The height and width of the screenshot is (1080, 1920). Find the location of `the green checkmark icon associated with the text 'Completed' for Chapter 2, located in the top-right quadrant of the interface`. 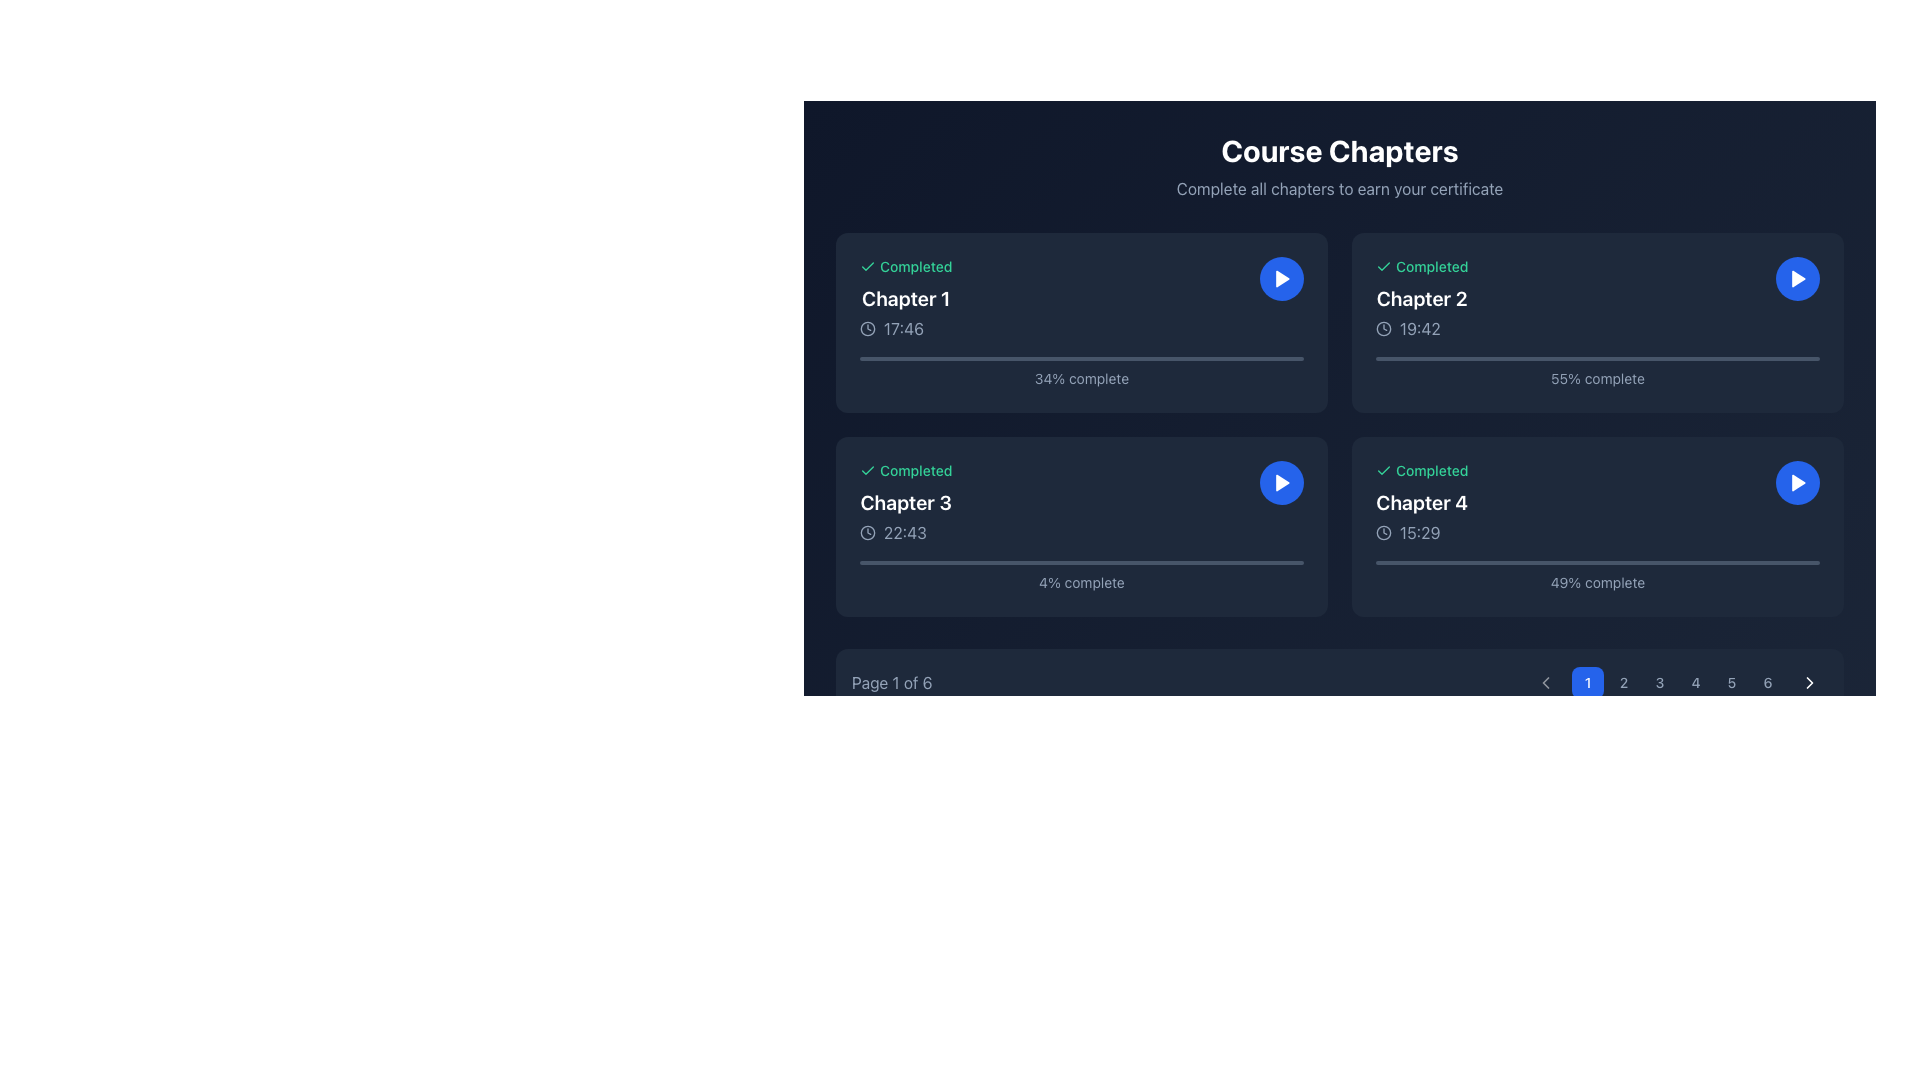

the green checkmark icon associated with the text 'Completed' for Chapter 2, located in the top-right quadrant of the interface is located at coordinates (1382, 265).